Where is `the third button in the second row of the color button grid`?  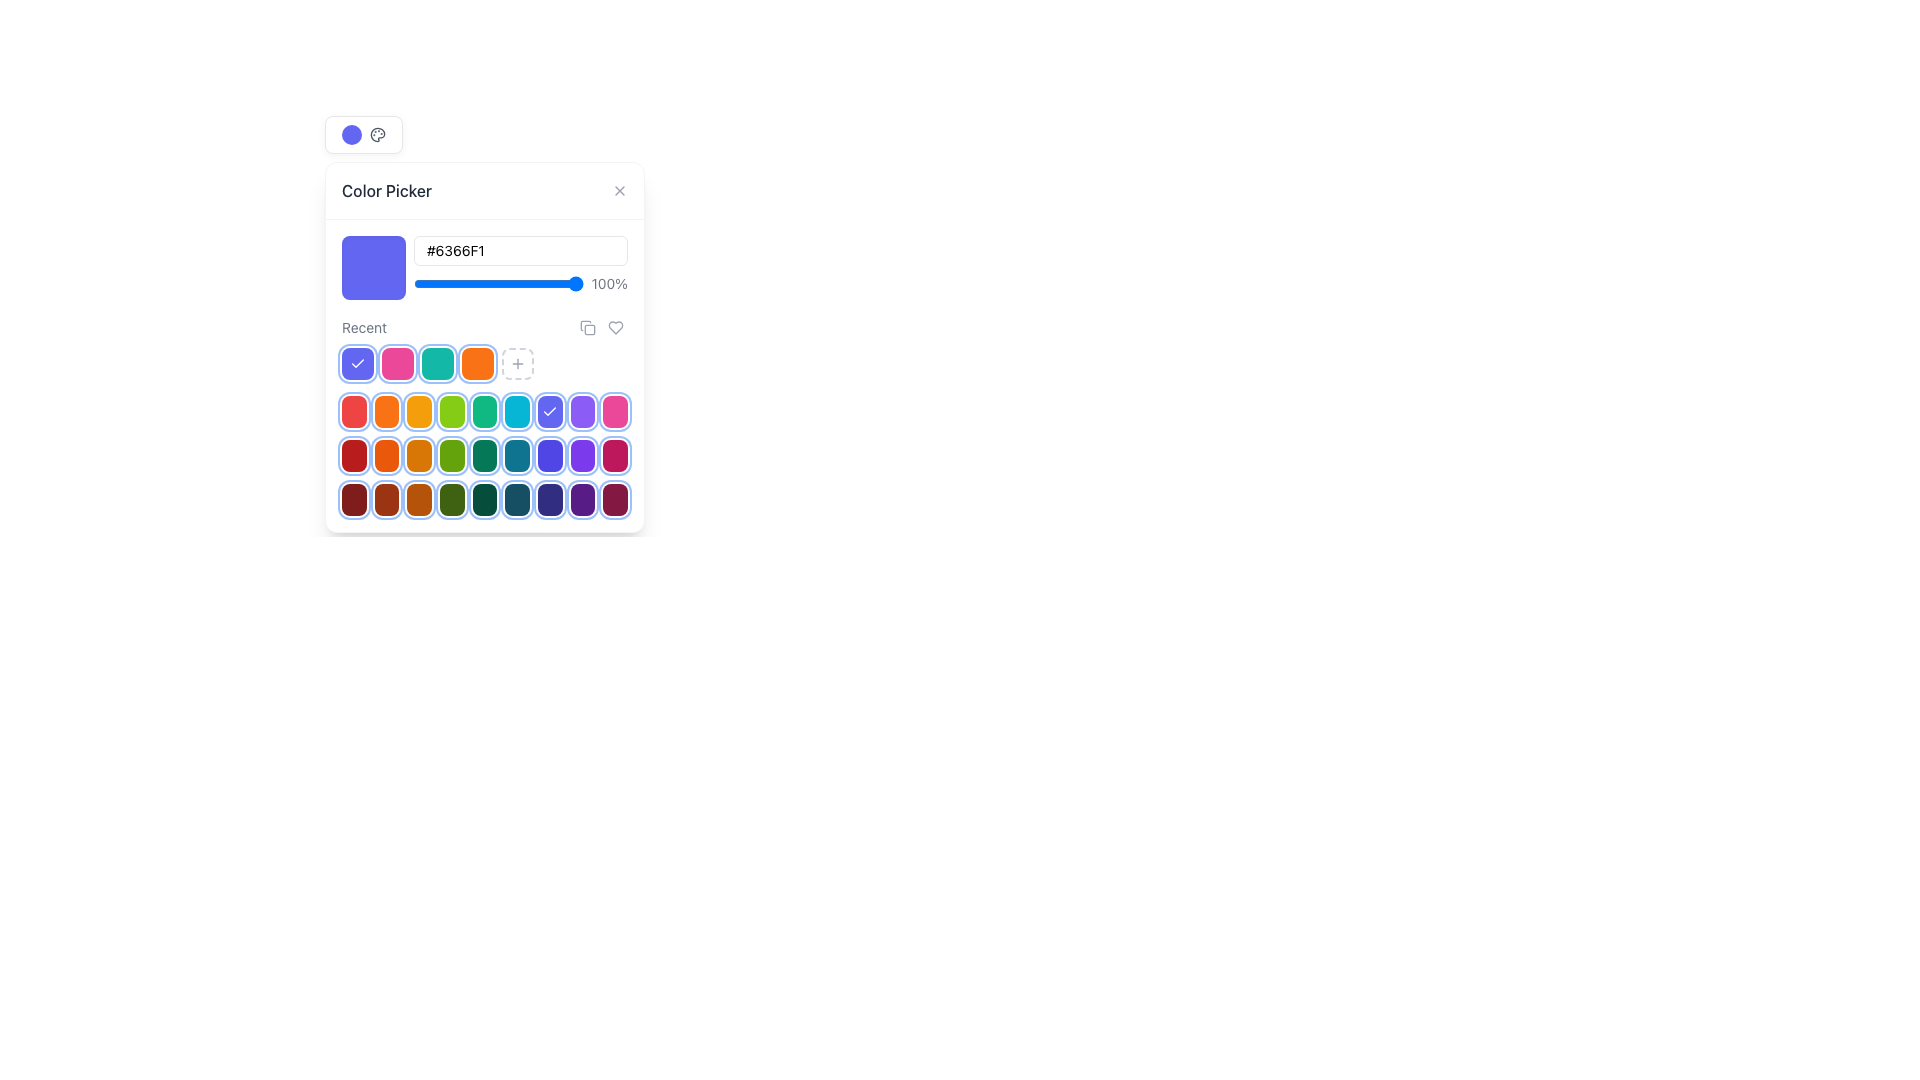
the third button in the second row of the color button grid is located at coordinates (418, 411).